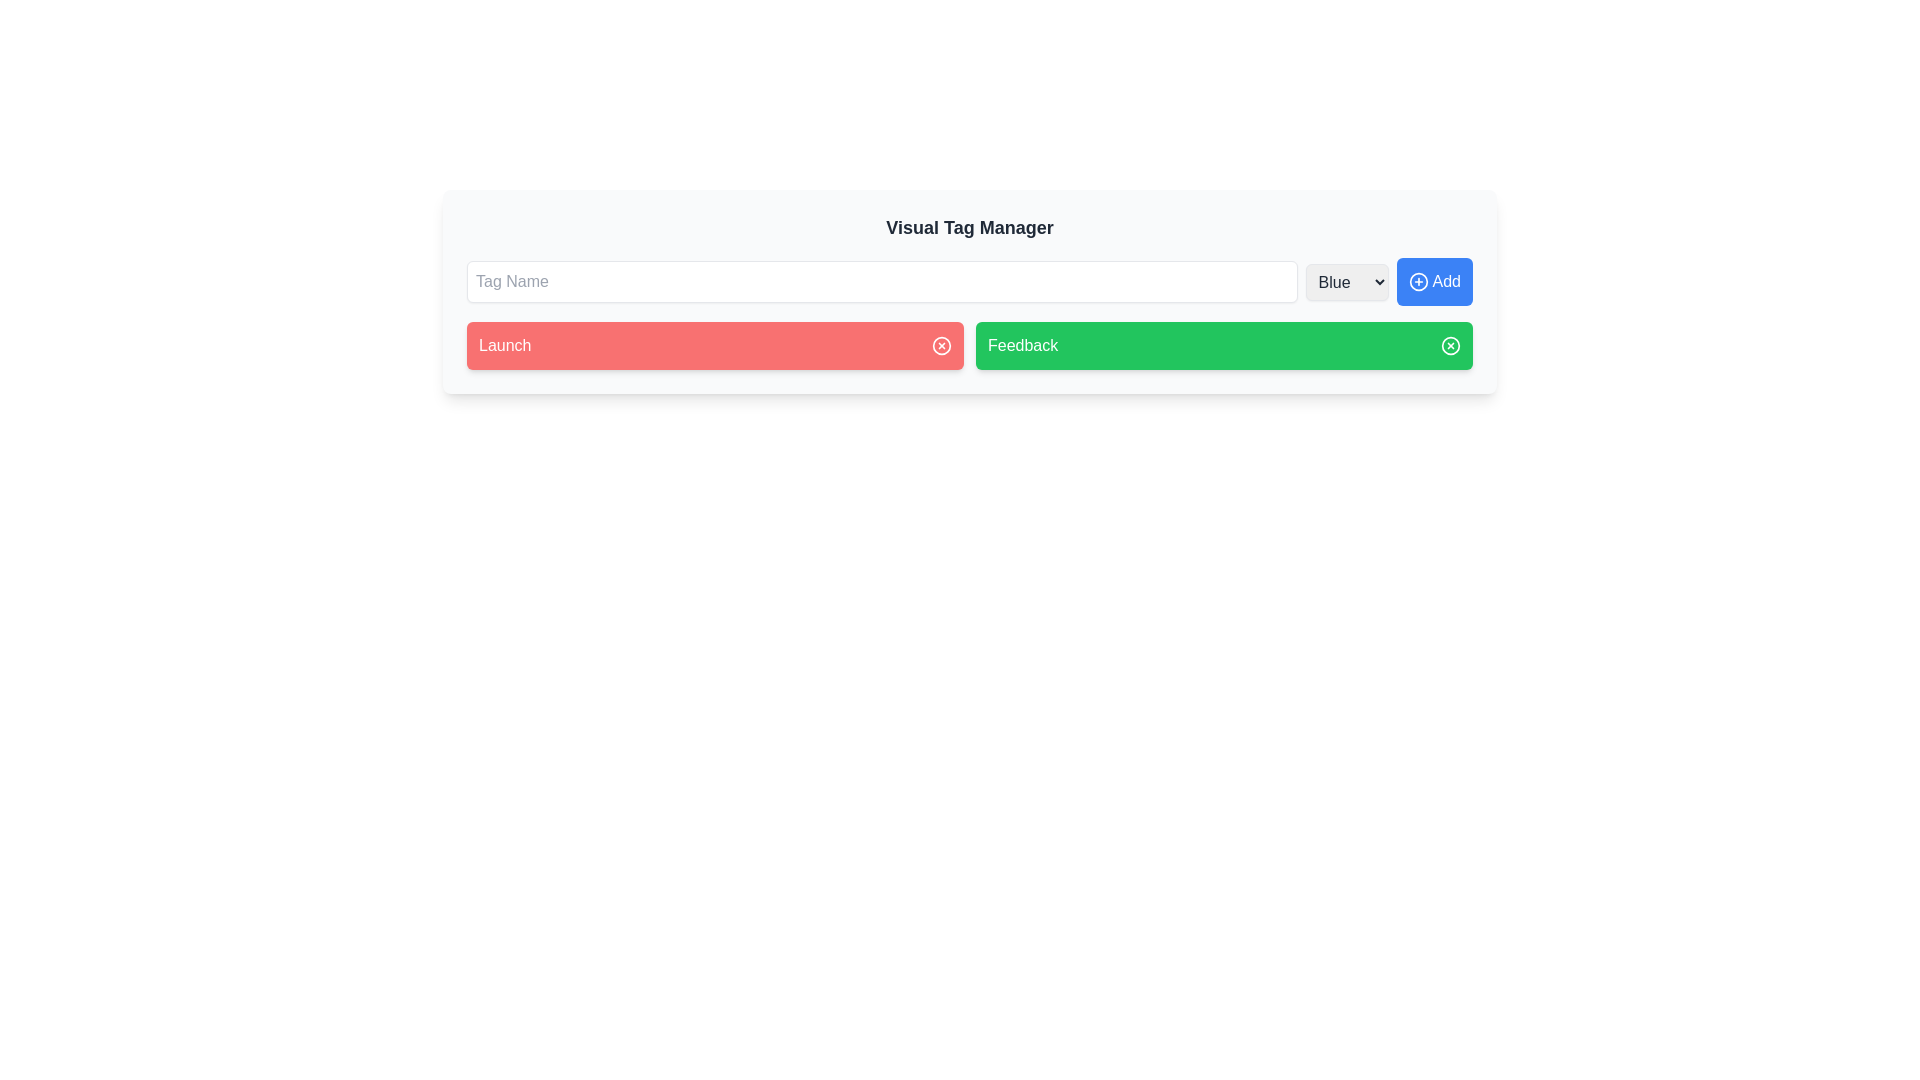  What do you see at coordinates (1417, 281) in the screenshot?
I see `the leftmost icon of the 'Add' button located in the top-right section of the interface to trigger potential visual feedback` at bounding box center [1417, 281].